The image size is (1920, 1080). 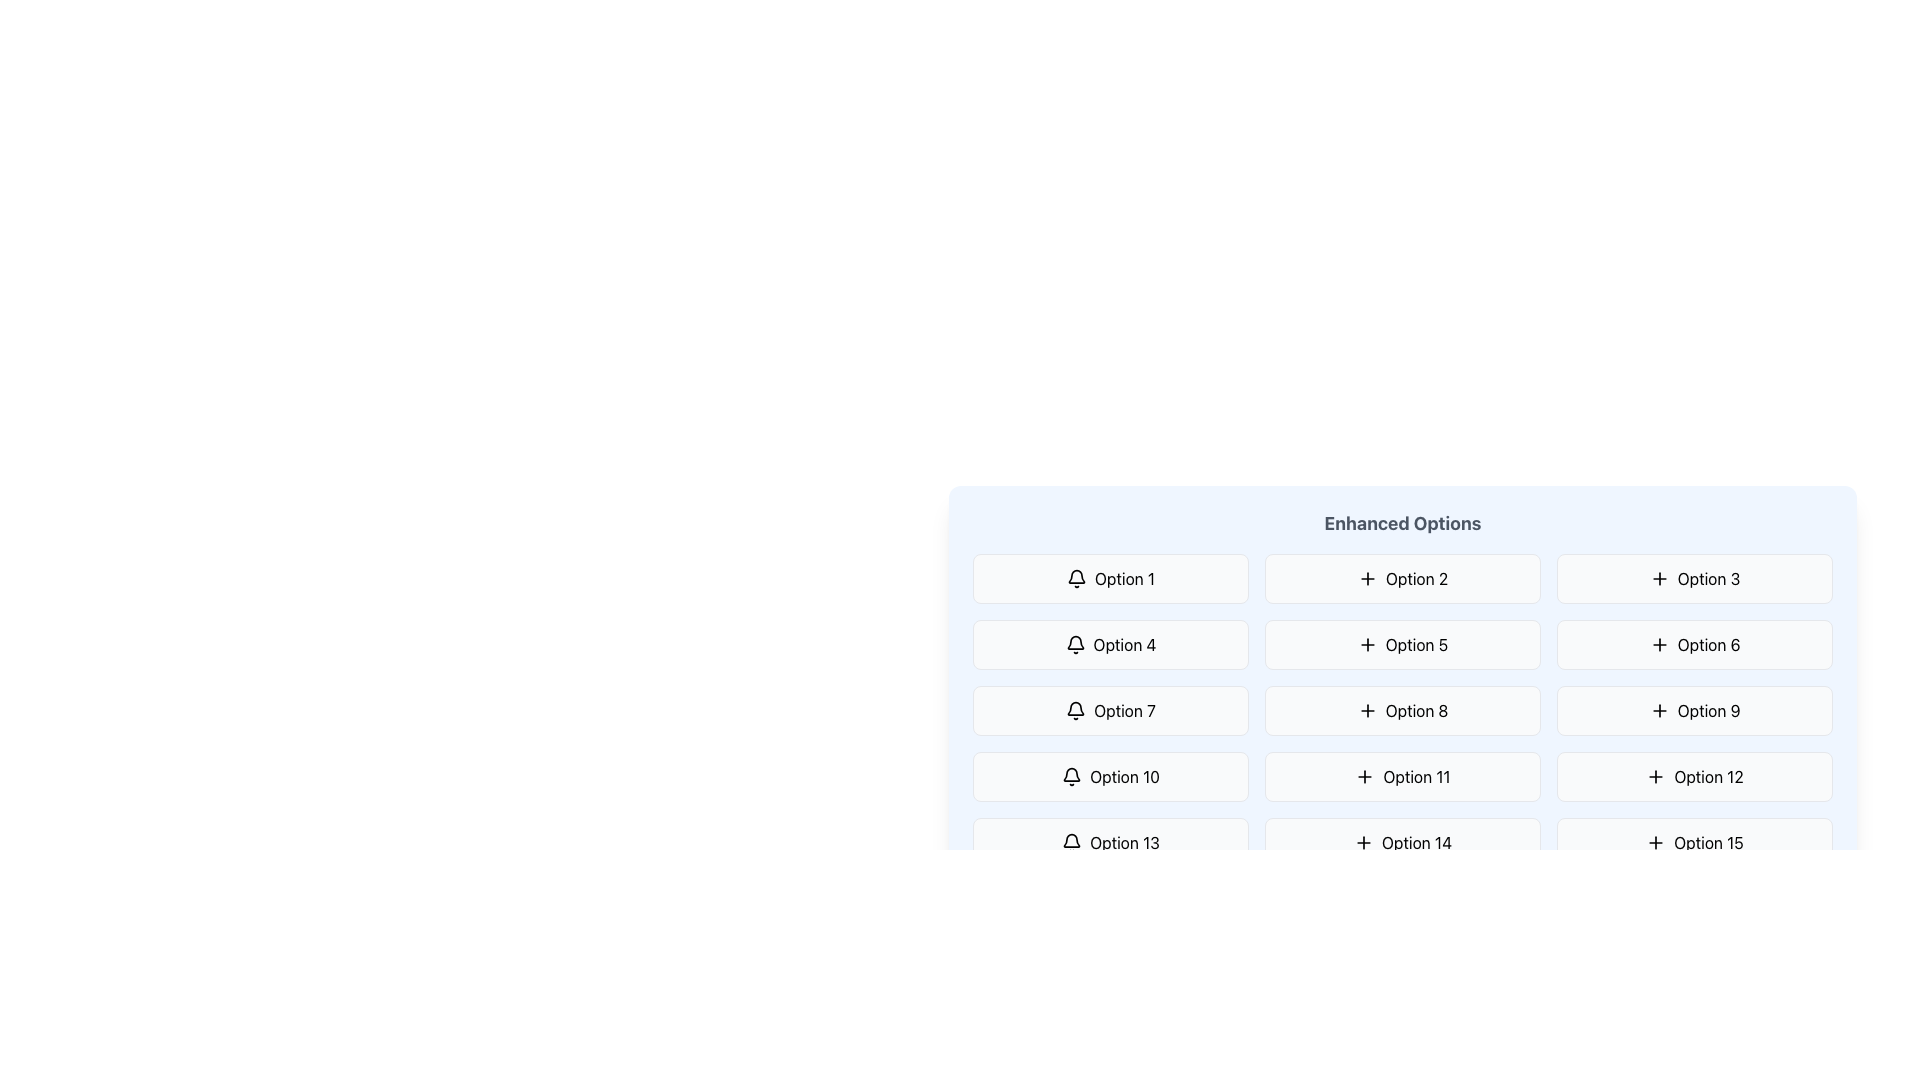 I want to click on the button labeled 'Option 10' which is the last item in the fourth row of a grid layout, located below 'Option 7' and to the left of 'Option 11', so click(x=1109, y=775).